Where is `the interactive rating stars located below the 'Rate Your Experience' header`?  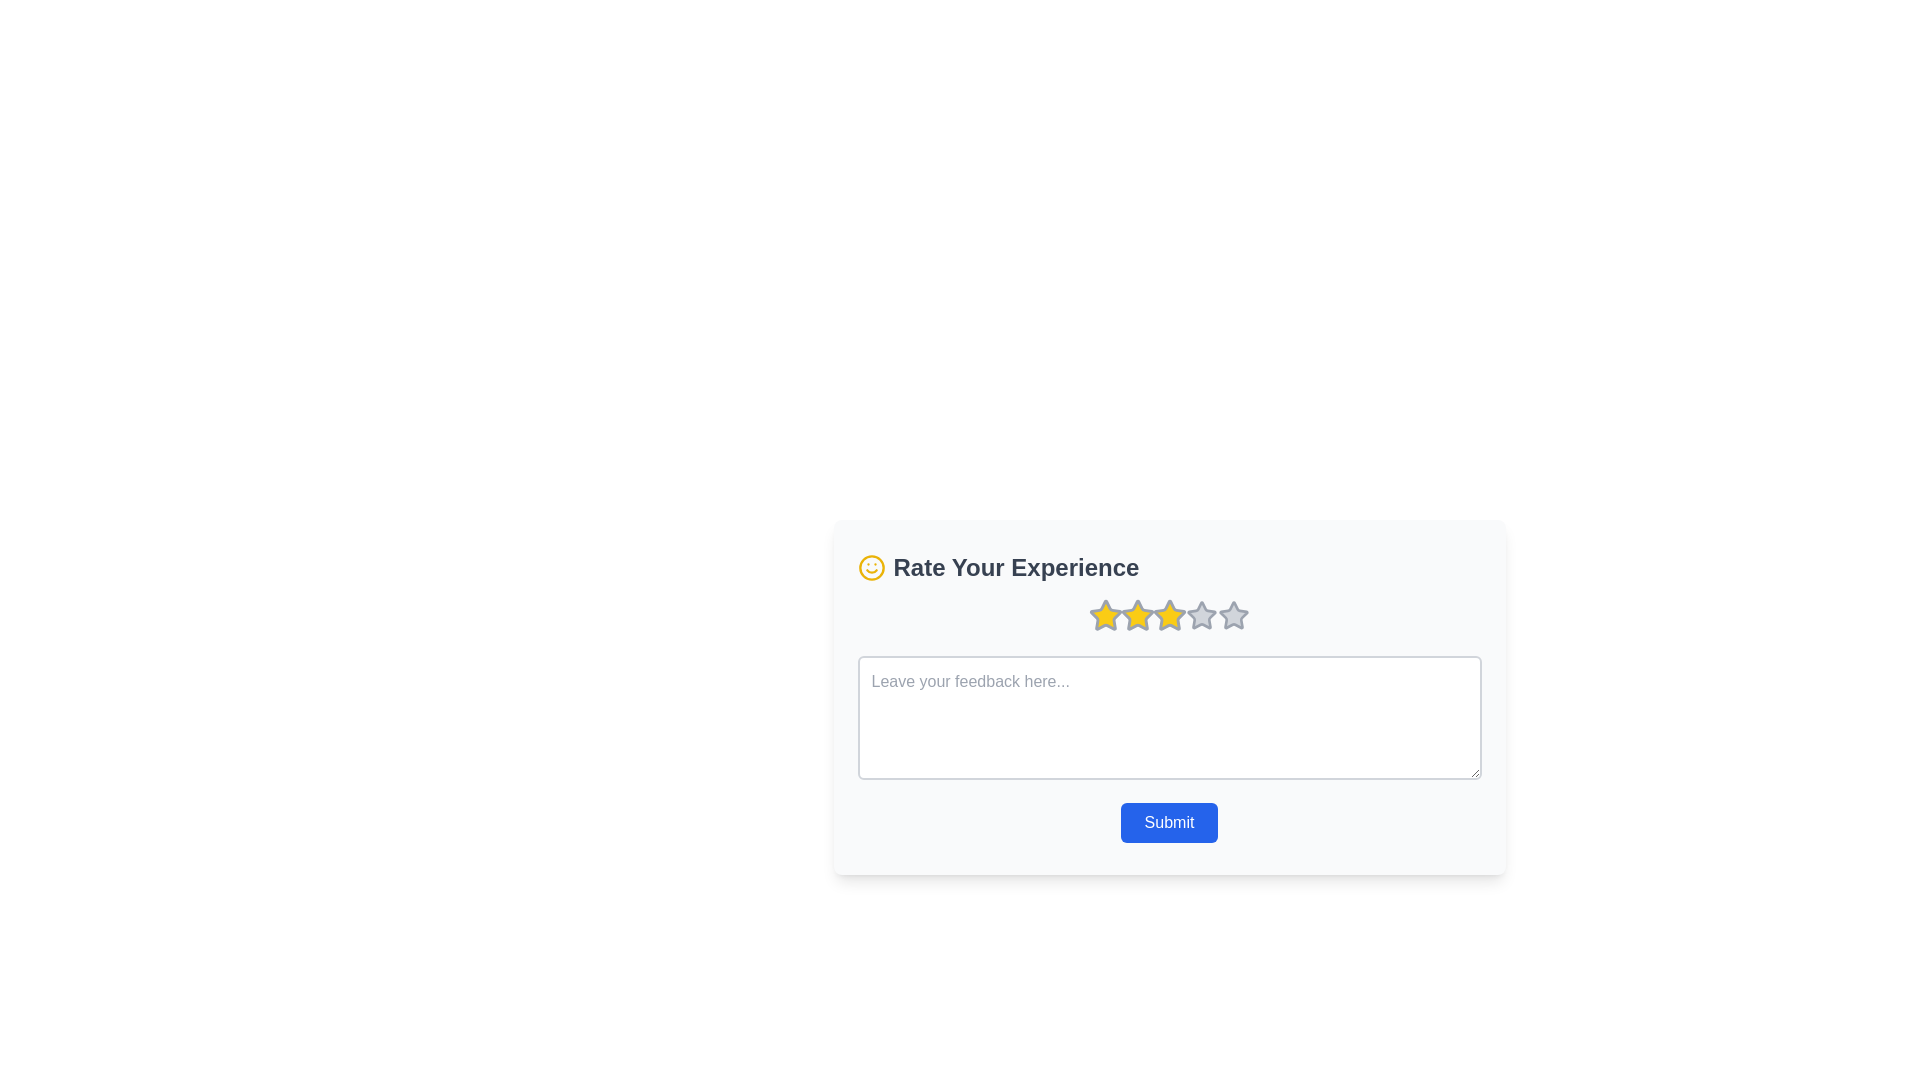 the interactive rating stars located below the 'Rate Your Experience' header is located at coordinates (1169, 615).